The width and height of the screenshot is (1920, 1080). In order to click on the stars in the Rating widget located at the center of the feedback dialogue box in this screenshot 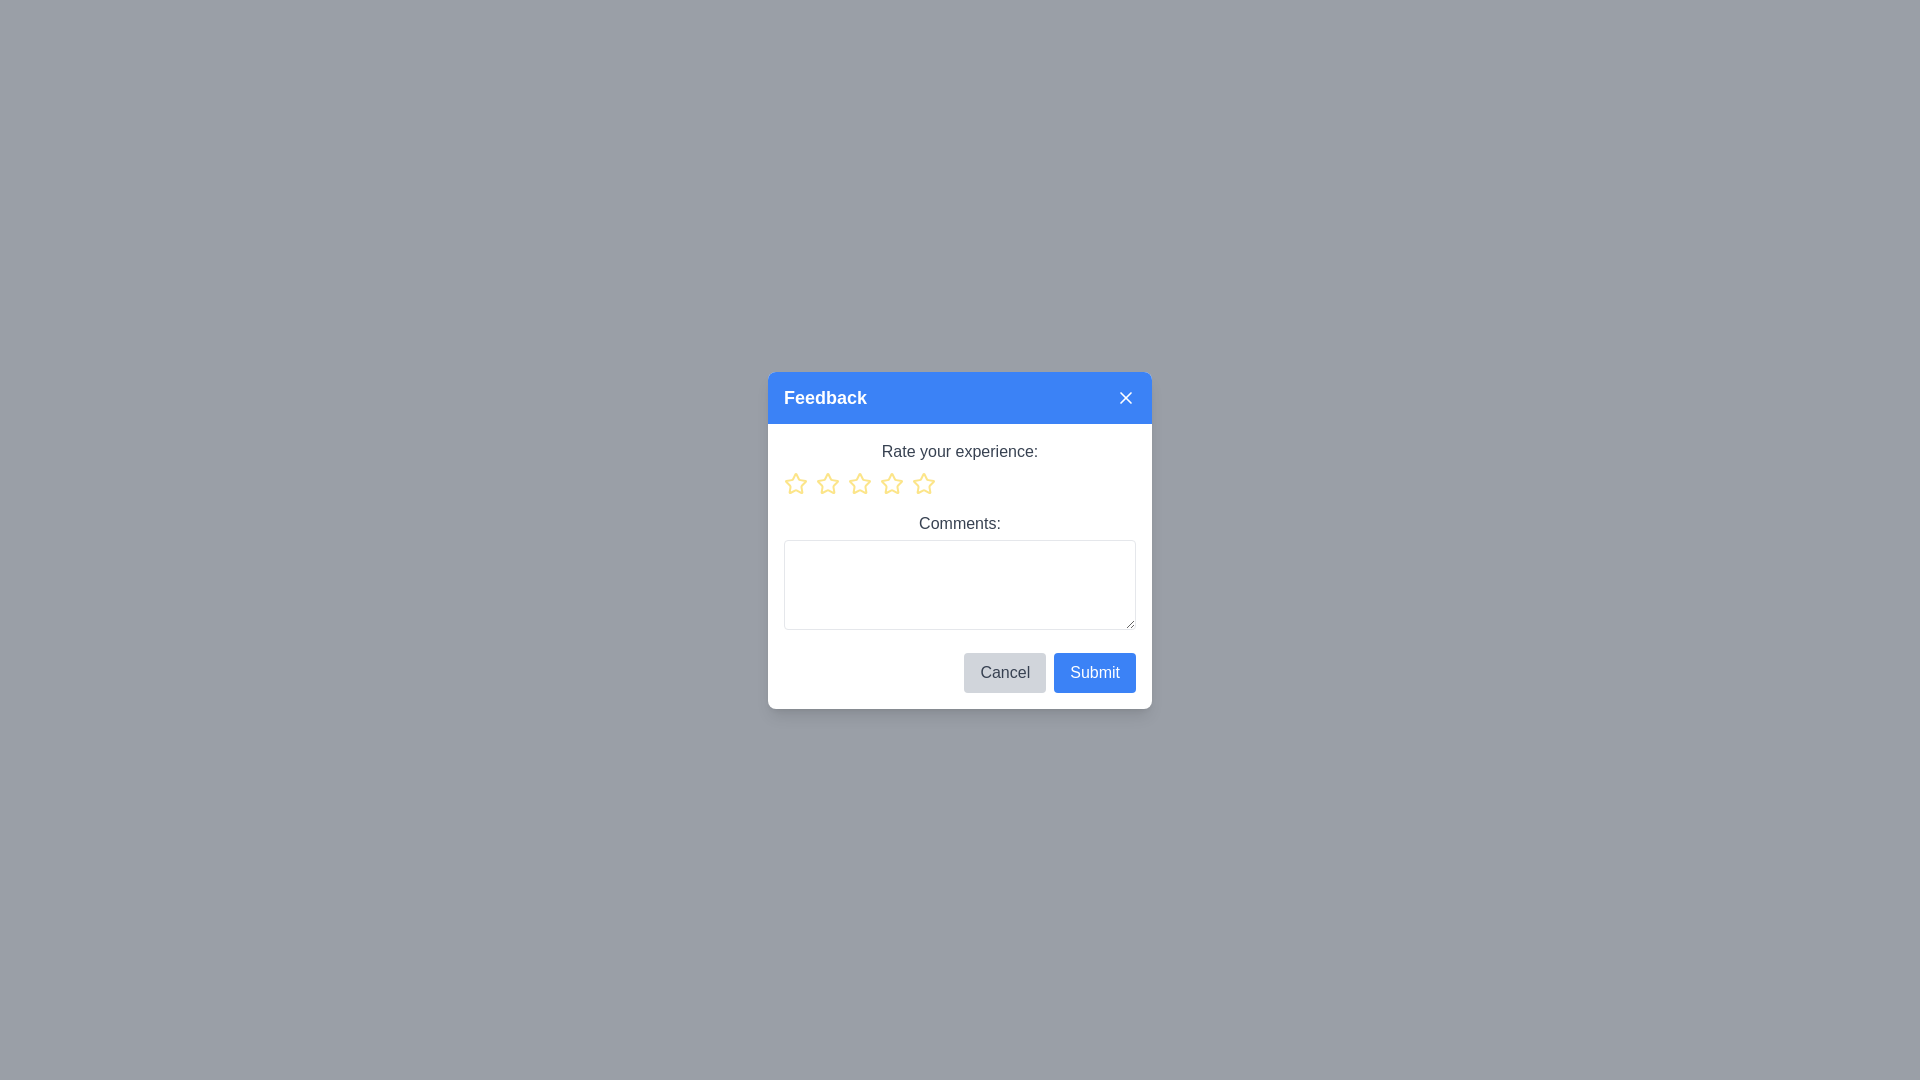, I will do `click(960, 482)`.